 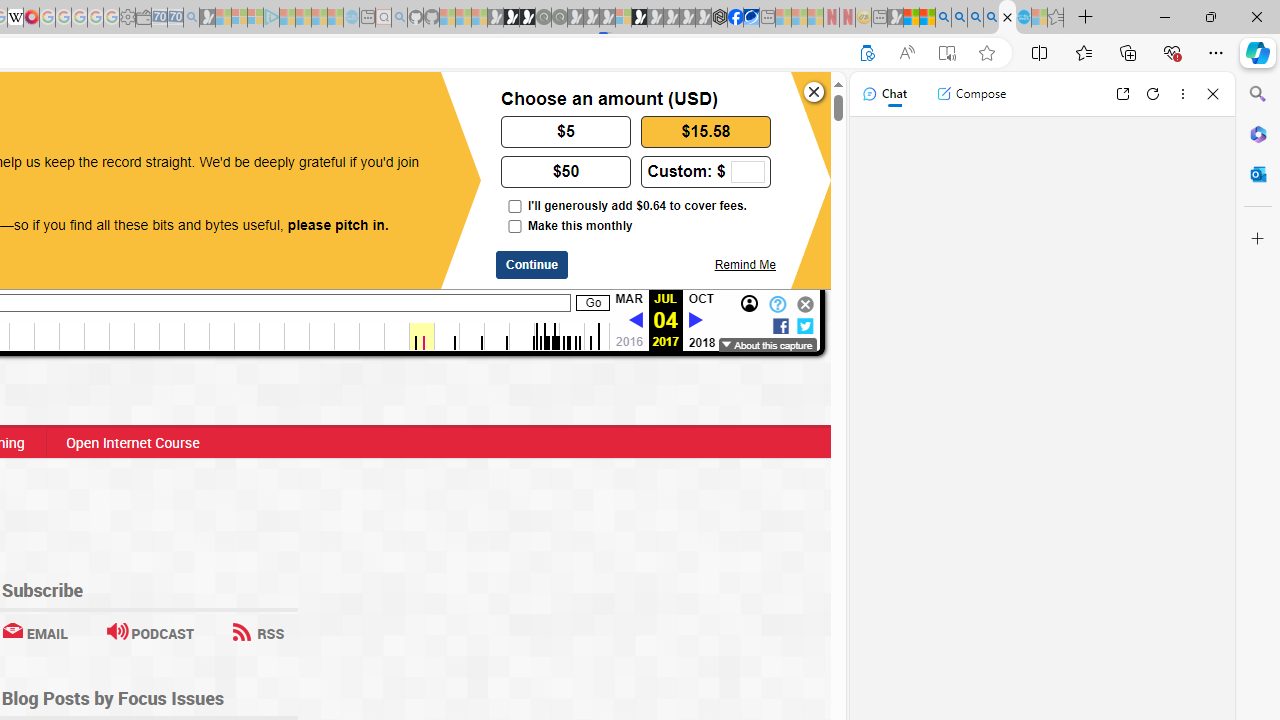 I want to click on 'PODCAST', so click(x=149, y=633).